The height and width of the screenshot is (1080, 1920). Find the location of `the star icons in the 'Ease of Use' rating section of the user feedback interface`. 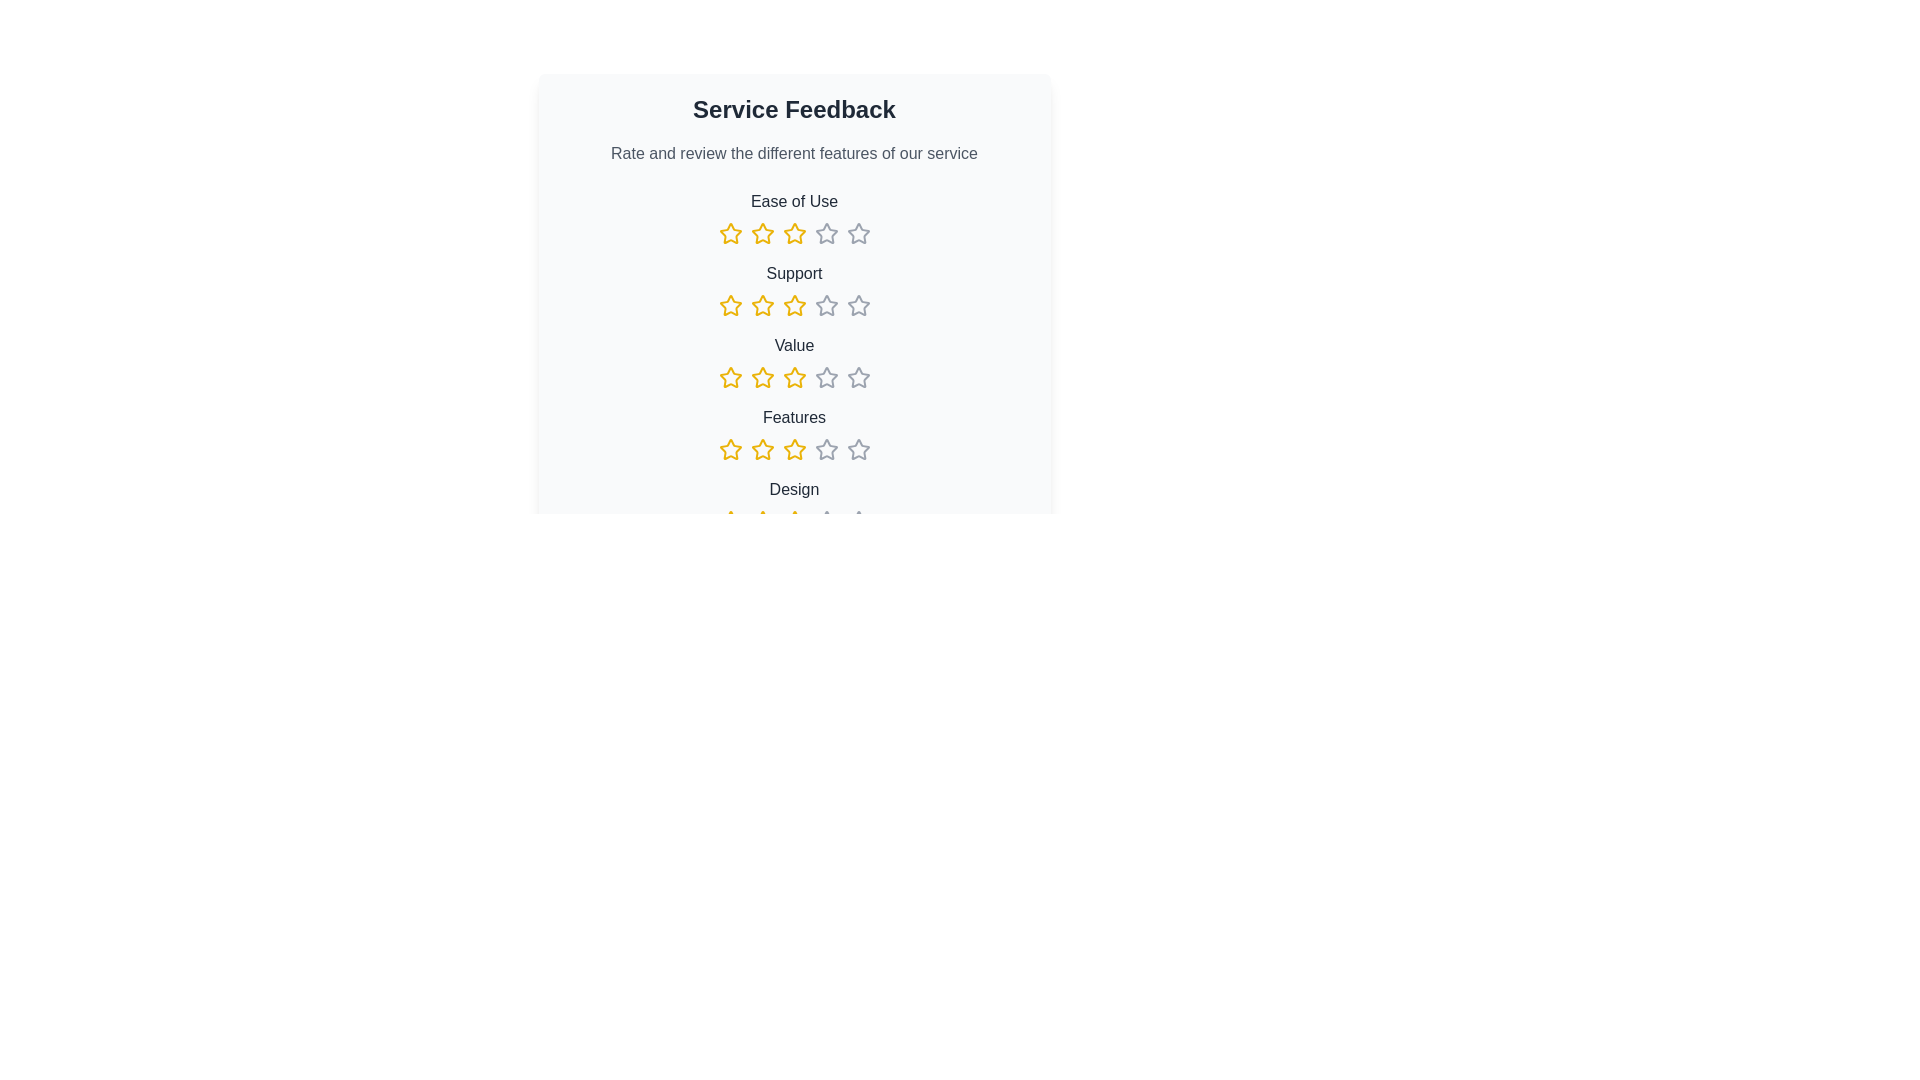

the star icons in the 'Ease of Use' rating section of the user feedback interface is located at coordinates (793, 218).